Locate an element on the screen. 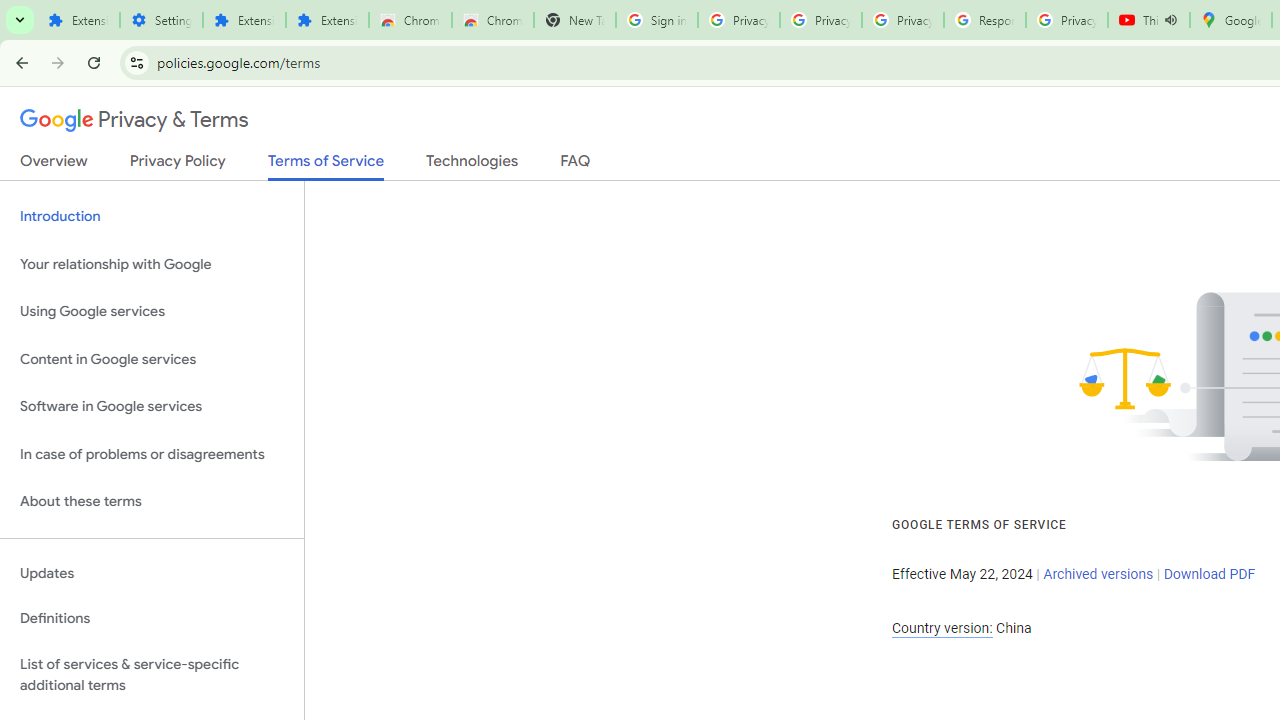 The height and width of the screenshot is (720, 1280). 'Your relationship with Google' is located at coordinates (151, 263).